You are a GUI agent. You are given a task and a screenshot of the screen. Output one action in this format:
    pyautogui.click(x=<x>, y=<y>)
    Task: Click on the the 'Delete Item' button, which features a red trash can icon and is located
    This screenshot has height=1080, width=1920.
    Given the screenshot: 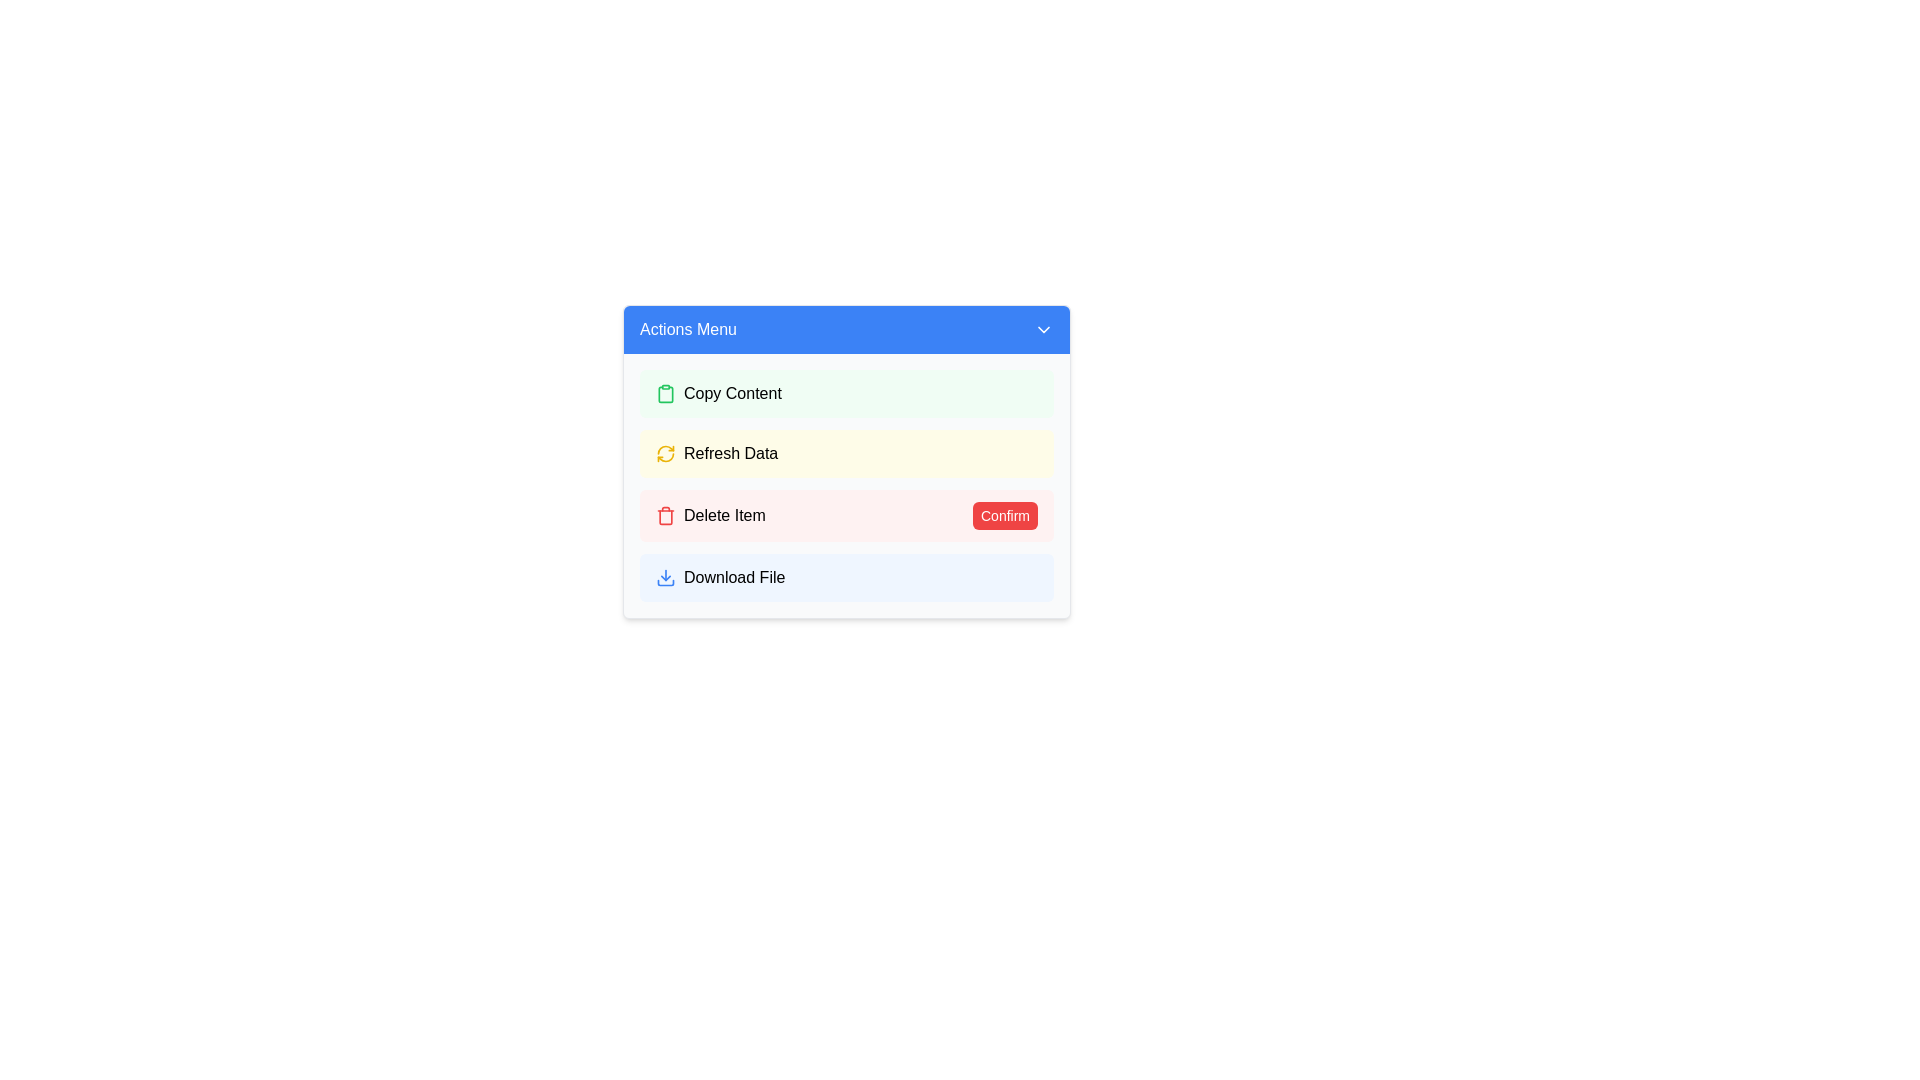 What is the action you would take?
    pyautogui.click(x=710, y=515)
    